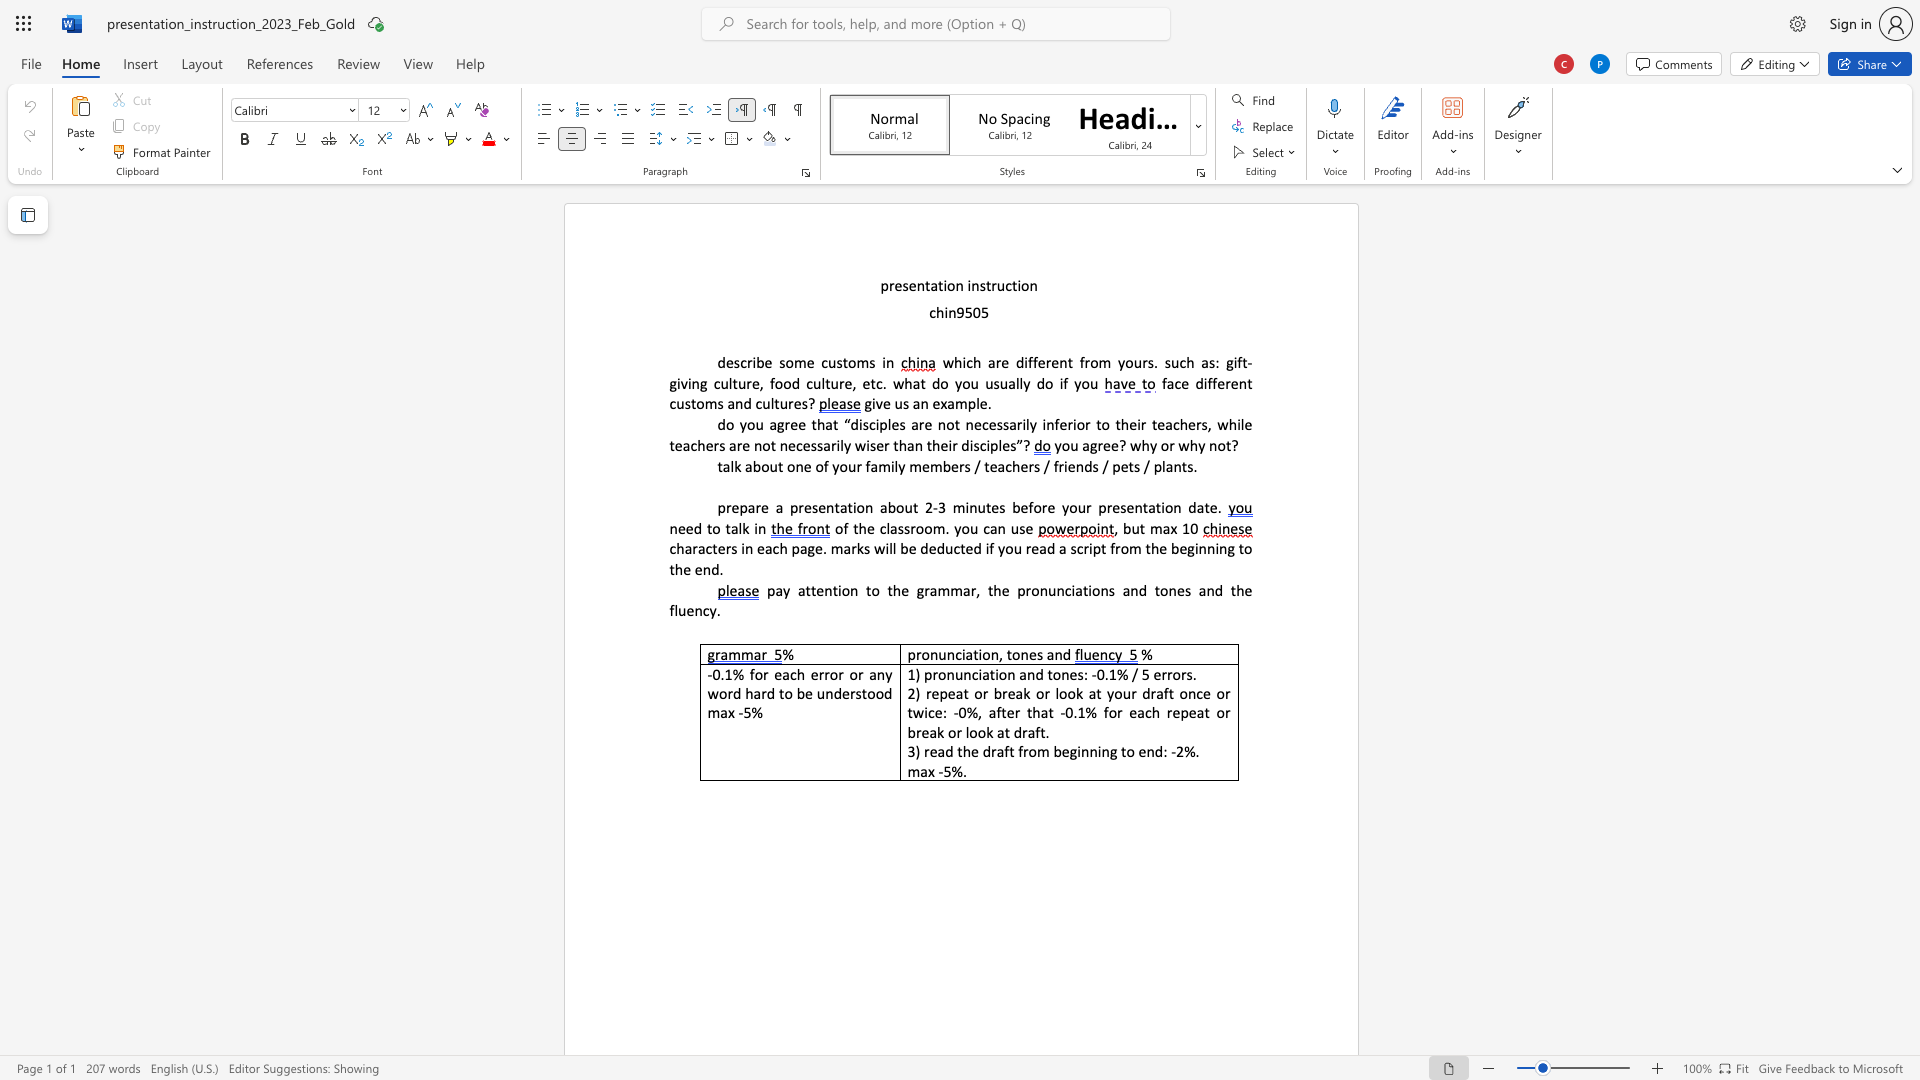 The height and width of the screenshot is (1080, 1920). What do you see at coordinates (729, 383) in the screenshot?
I see `the 1th character "l" in the text` at bounding box center [729, 383].